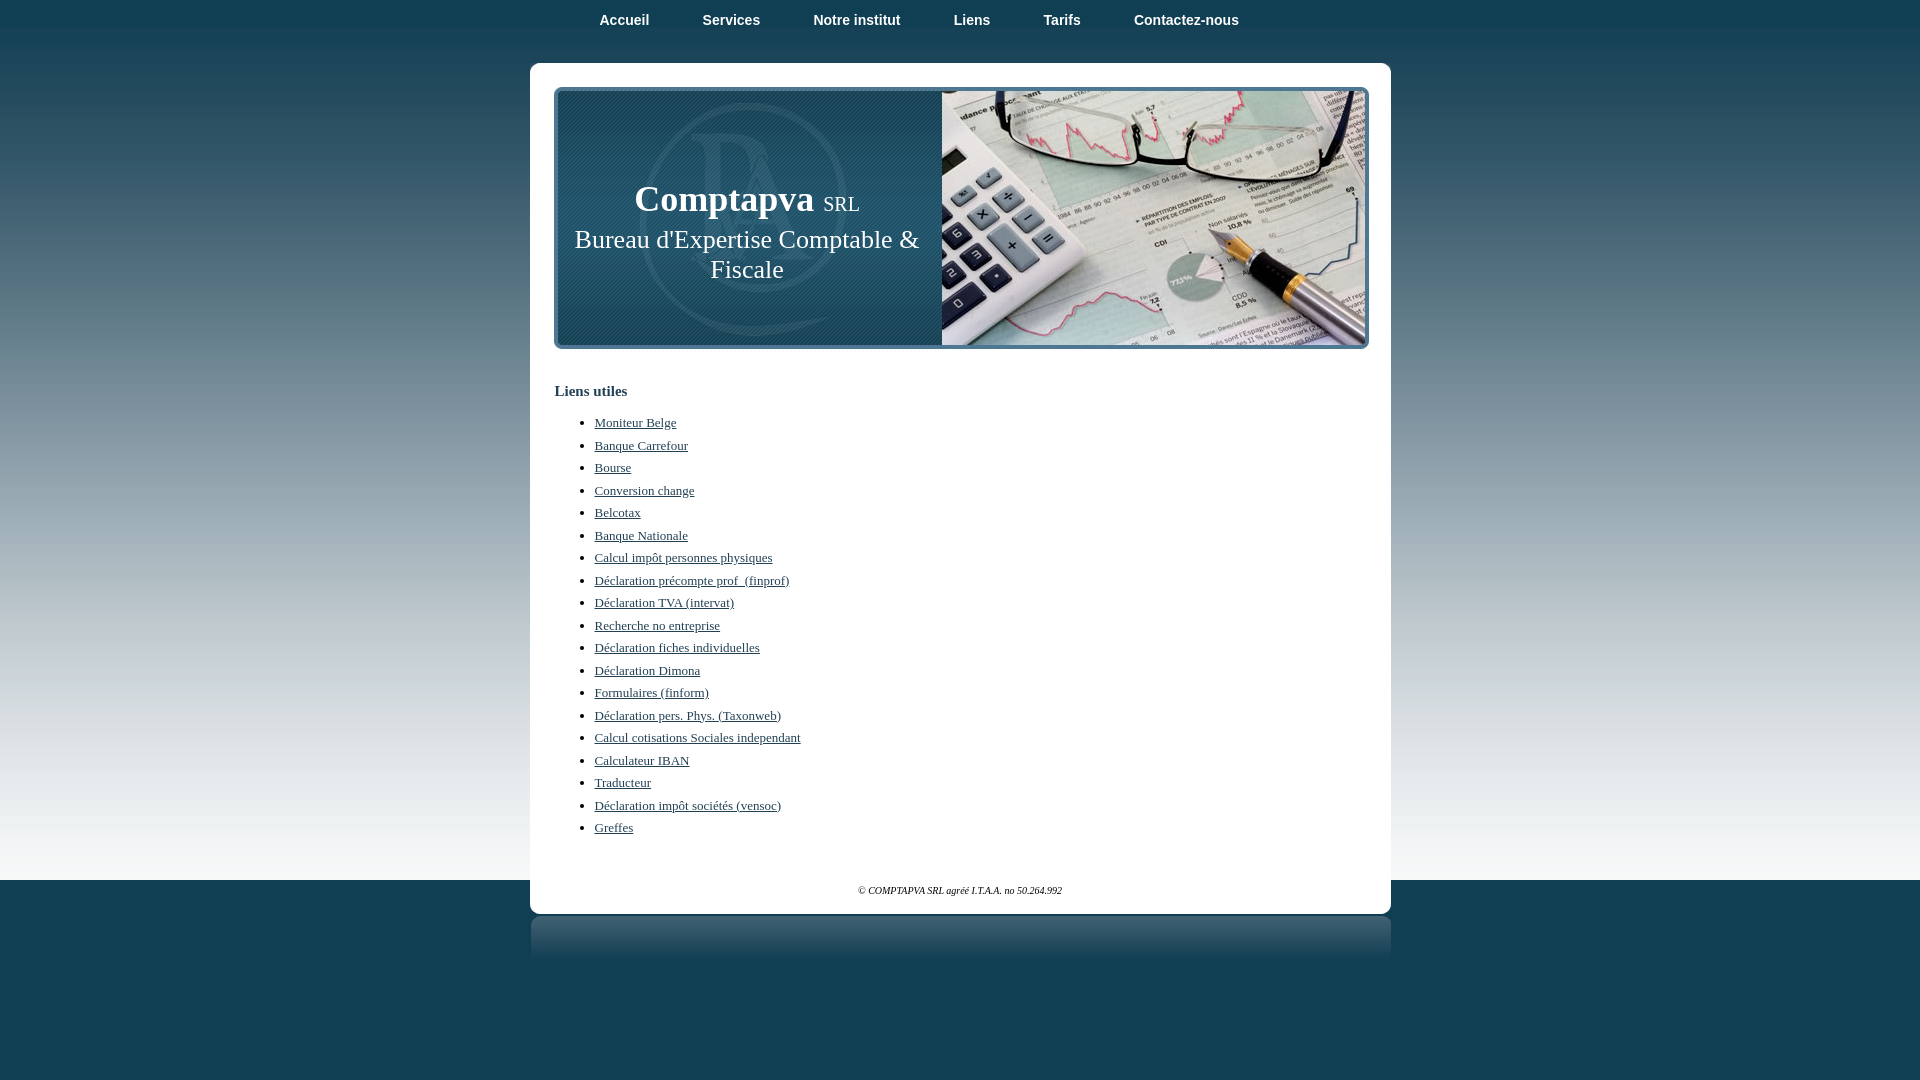  What do you see at coordinates (651, 691) in the screenshot?
I see `'Formulaires (finform)'` at bounding box center [651, 691].